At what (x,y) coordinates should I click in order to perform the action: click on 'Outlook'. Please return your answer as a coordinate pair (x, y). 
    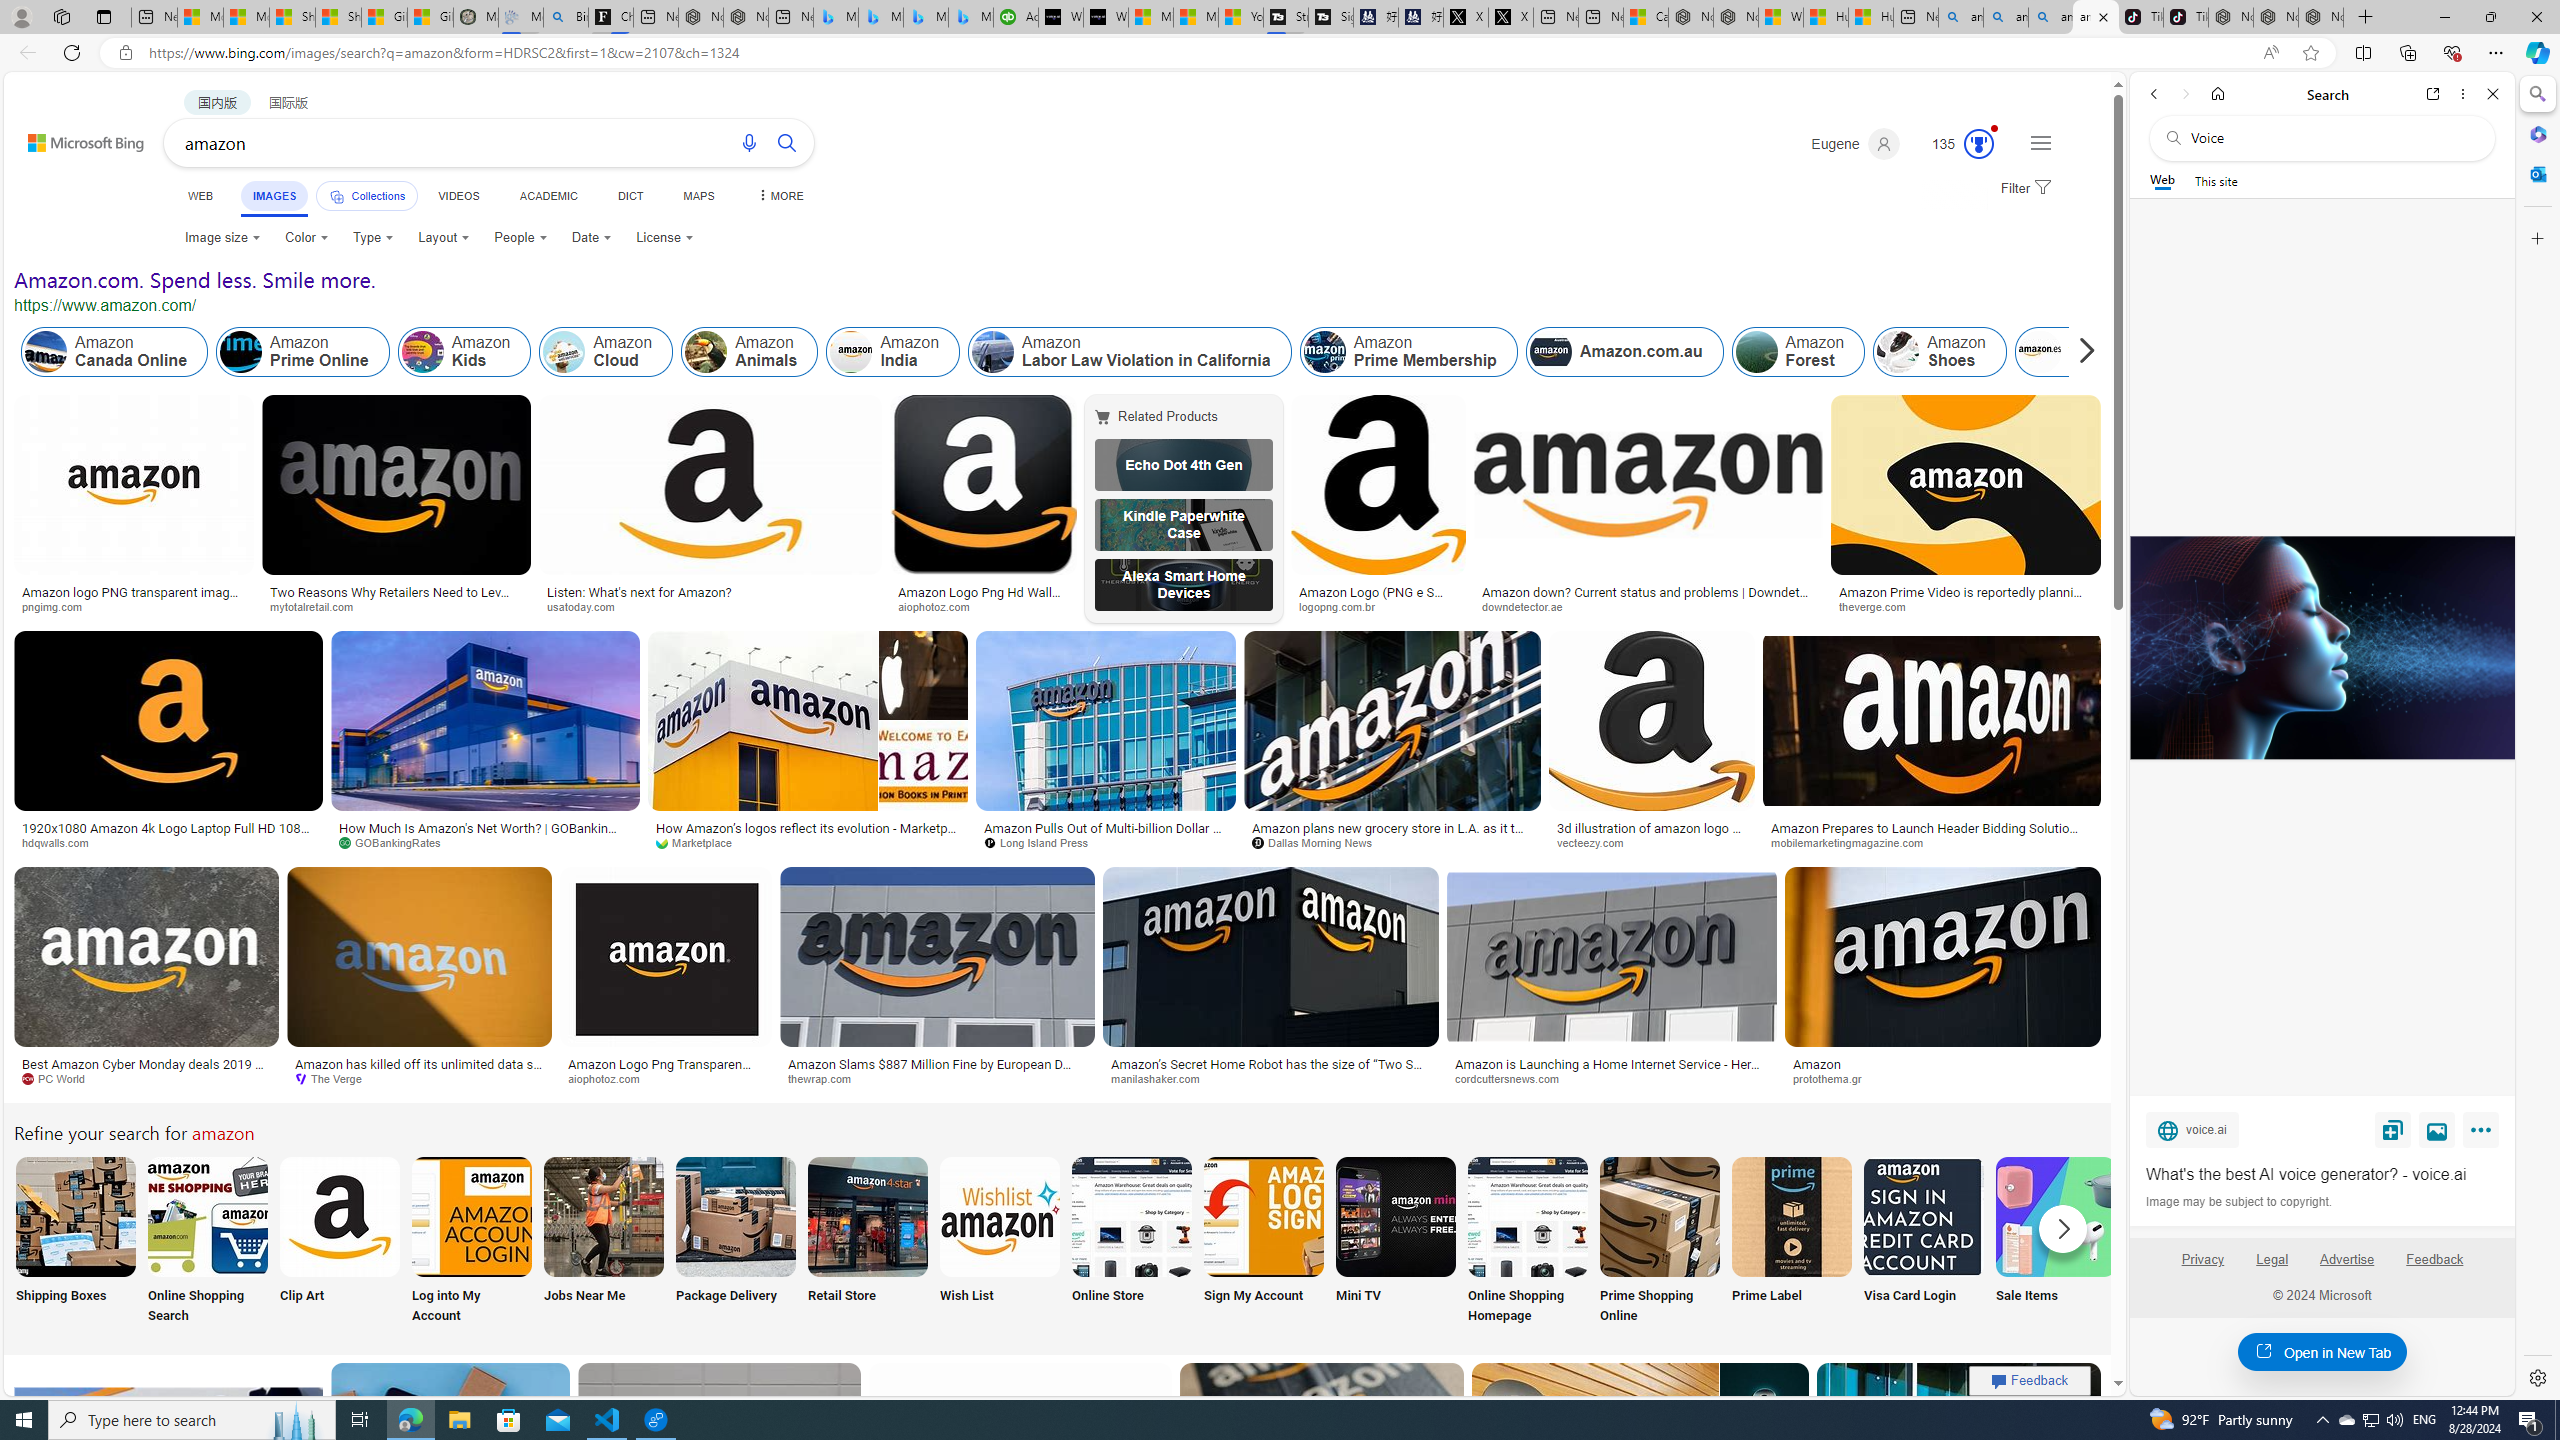
    Looking at the image, I should click on (2535, 172).